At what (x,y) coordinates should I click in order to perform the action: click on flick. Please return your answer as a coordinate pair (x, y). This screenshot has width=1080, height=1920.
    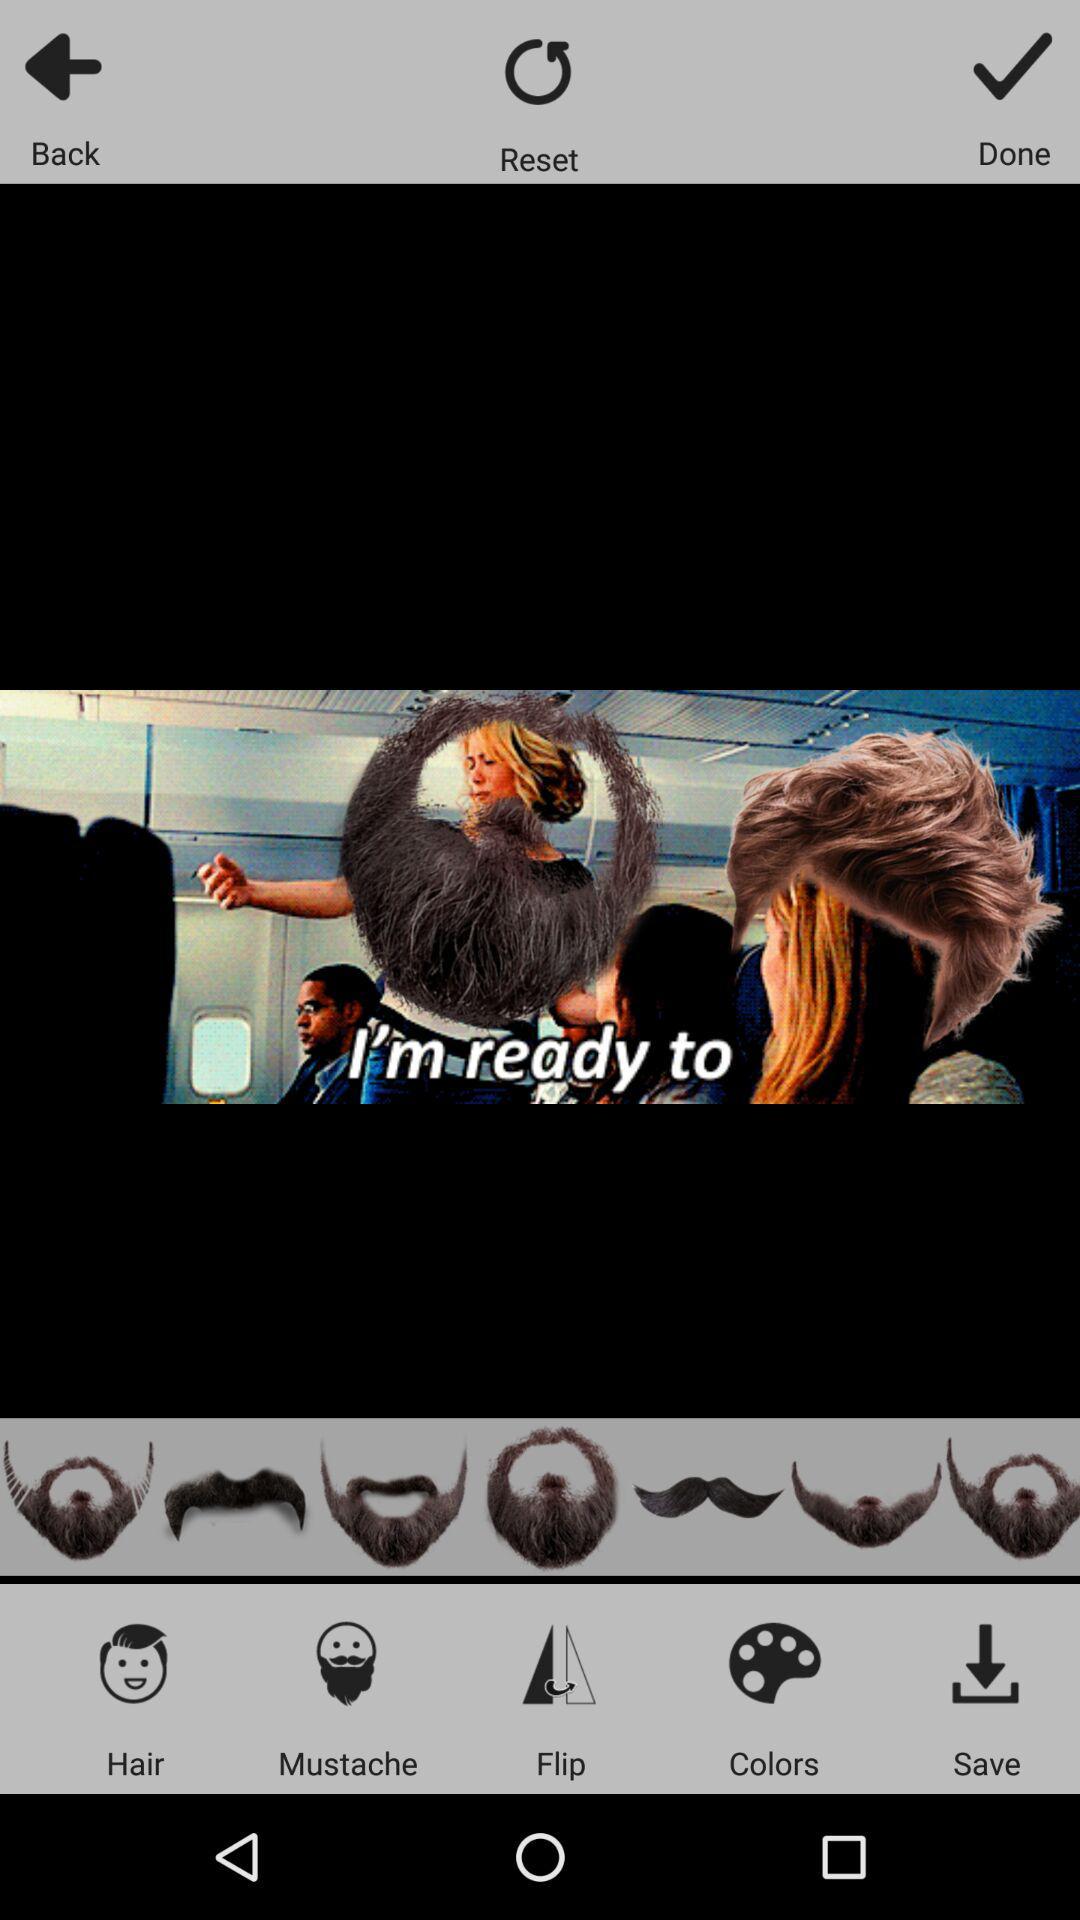
    Looking at the image, I should click on (560, 1662).